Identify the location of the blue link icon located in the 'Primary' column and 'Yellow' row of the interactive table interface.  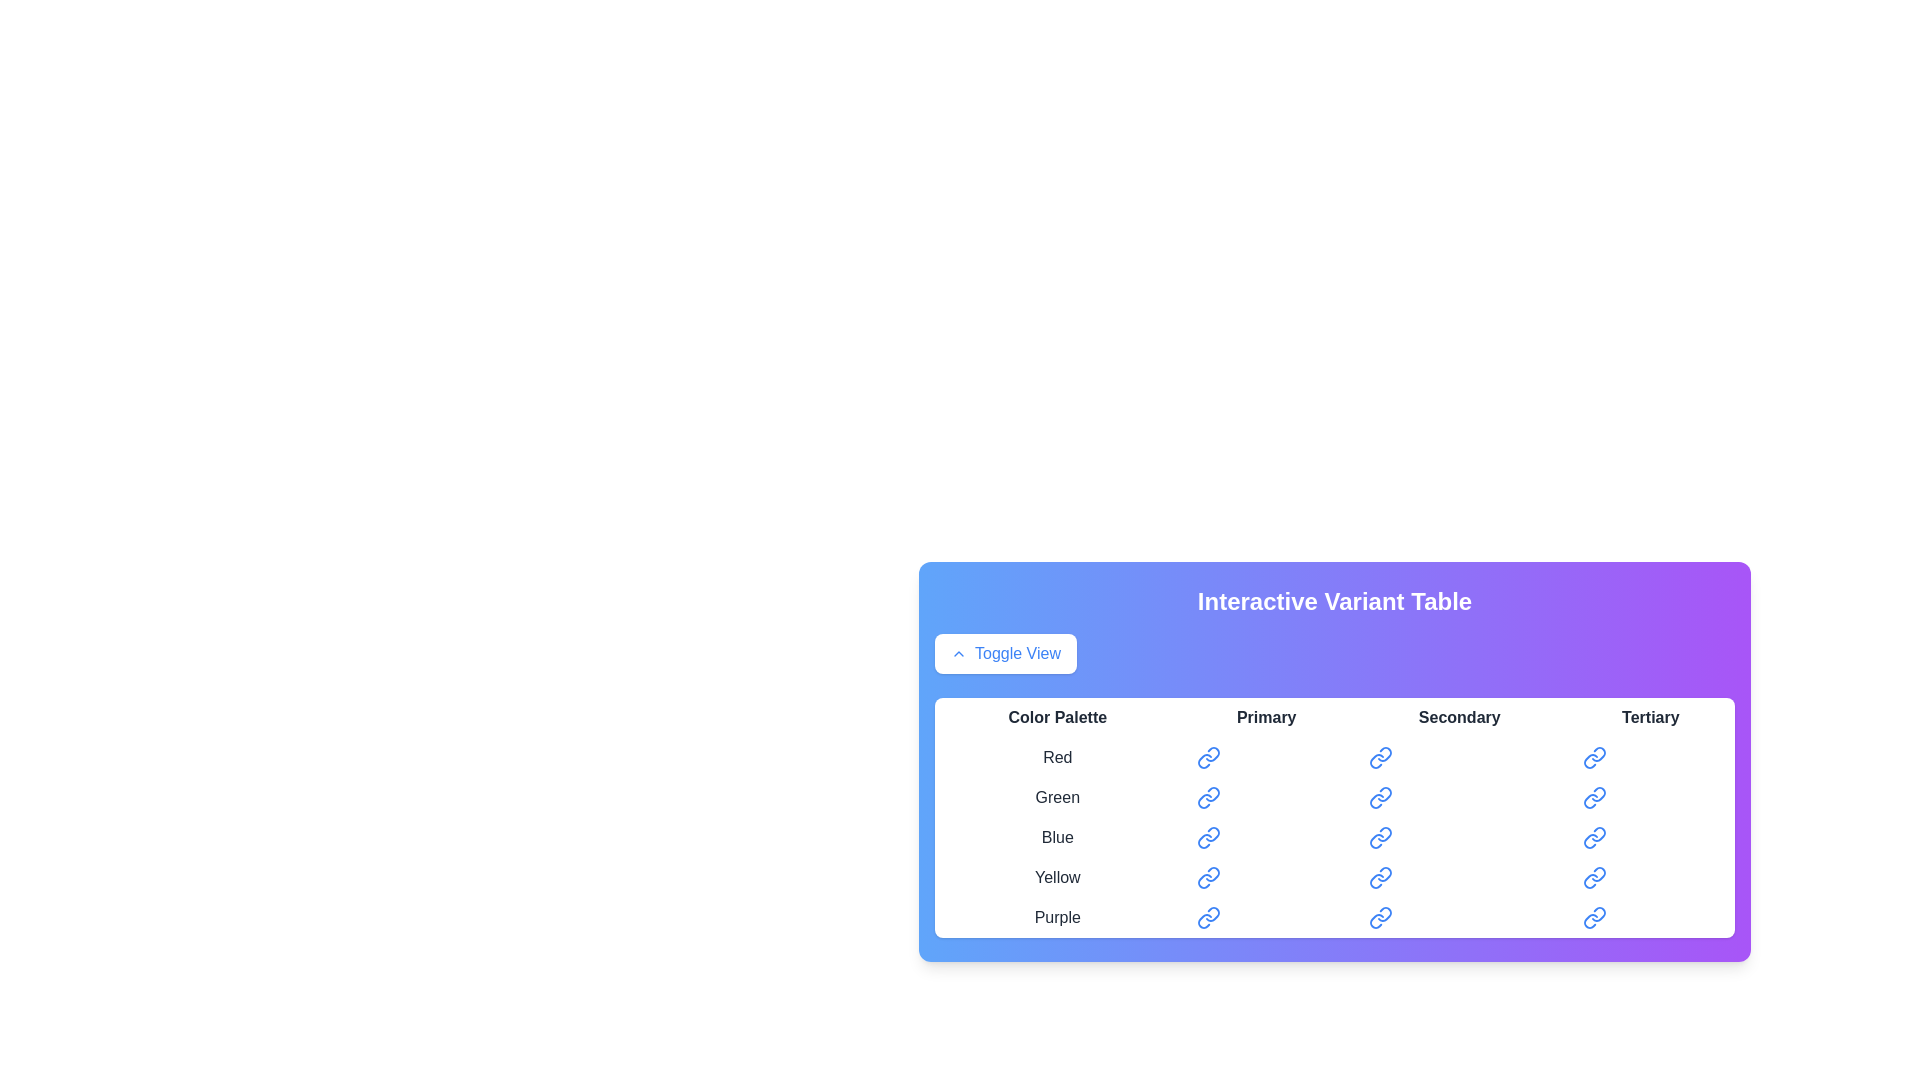
(1211, 873).